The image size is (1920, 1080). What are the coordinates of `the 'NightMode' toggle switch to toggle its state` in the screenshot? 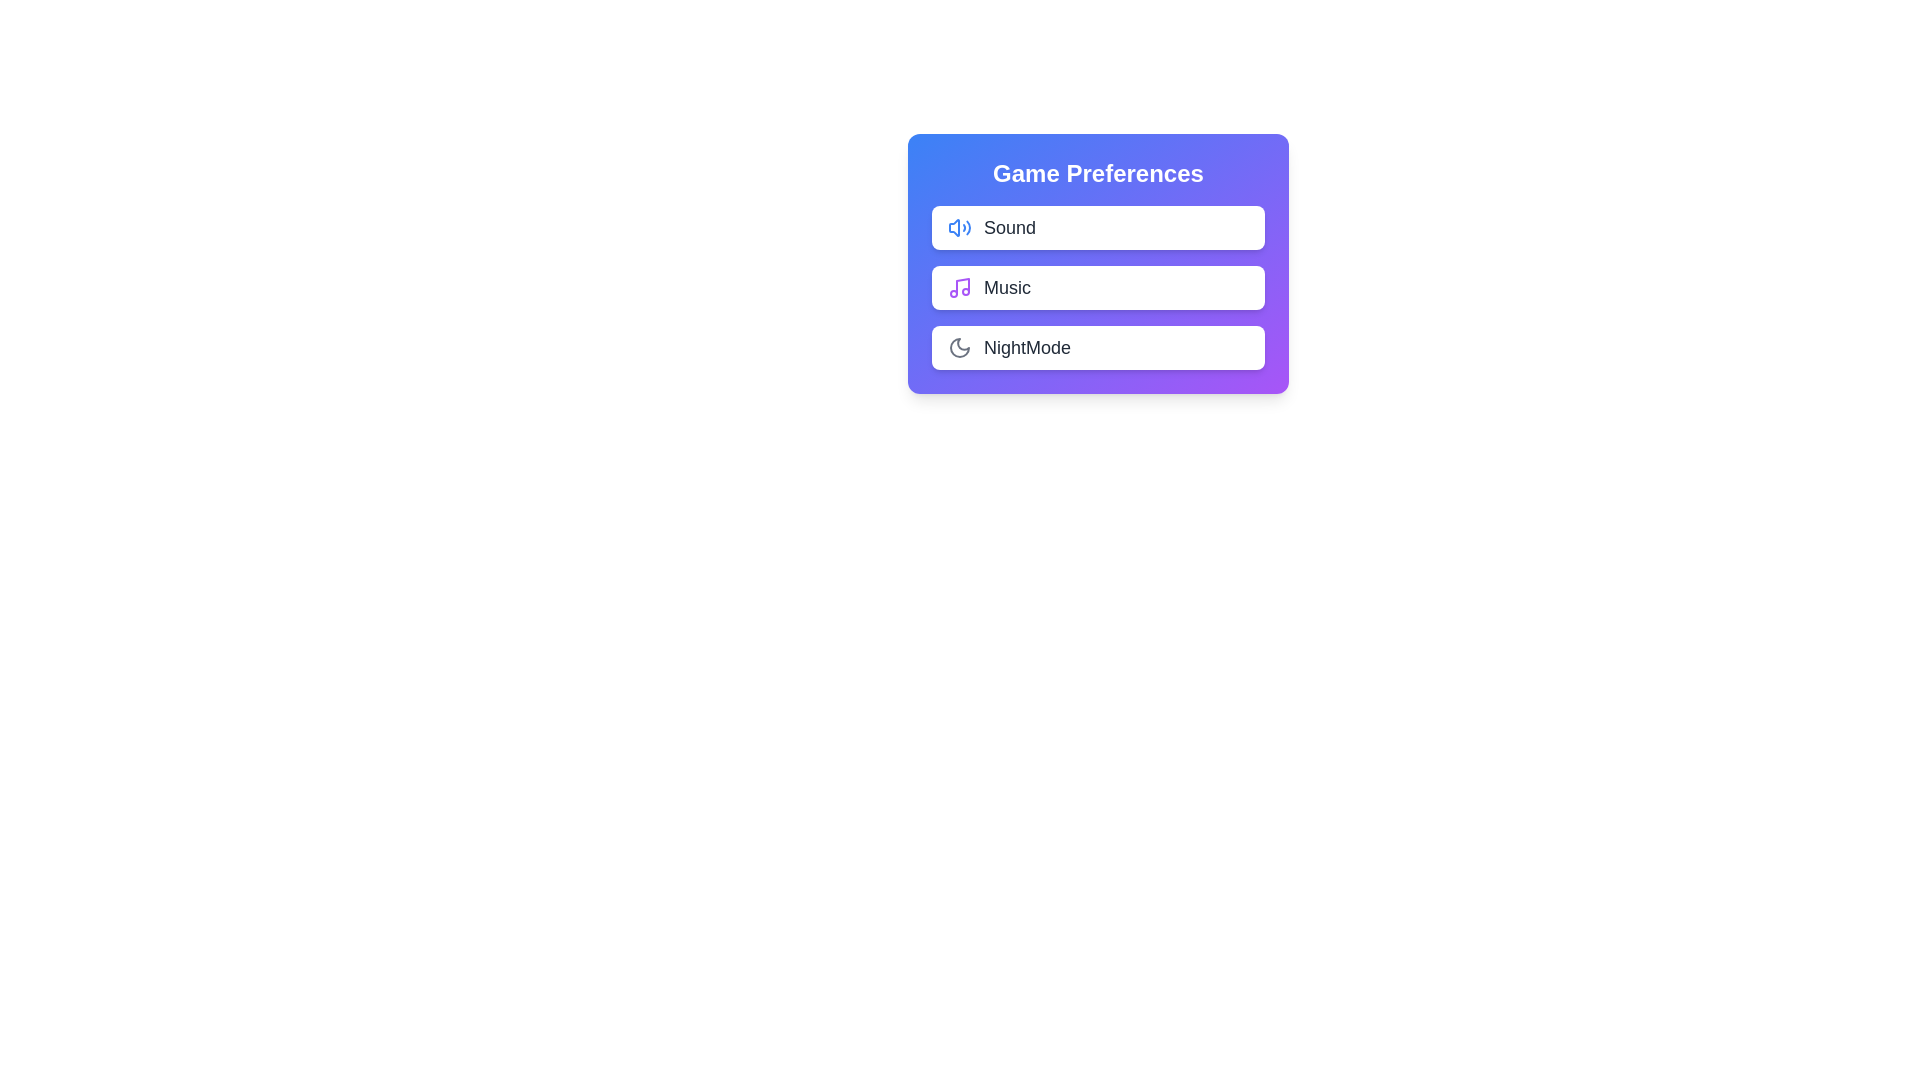 It's located at (1223, 346).